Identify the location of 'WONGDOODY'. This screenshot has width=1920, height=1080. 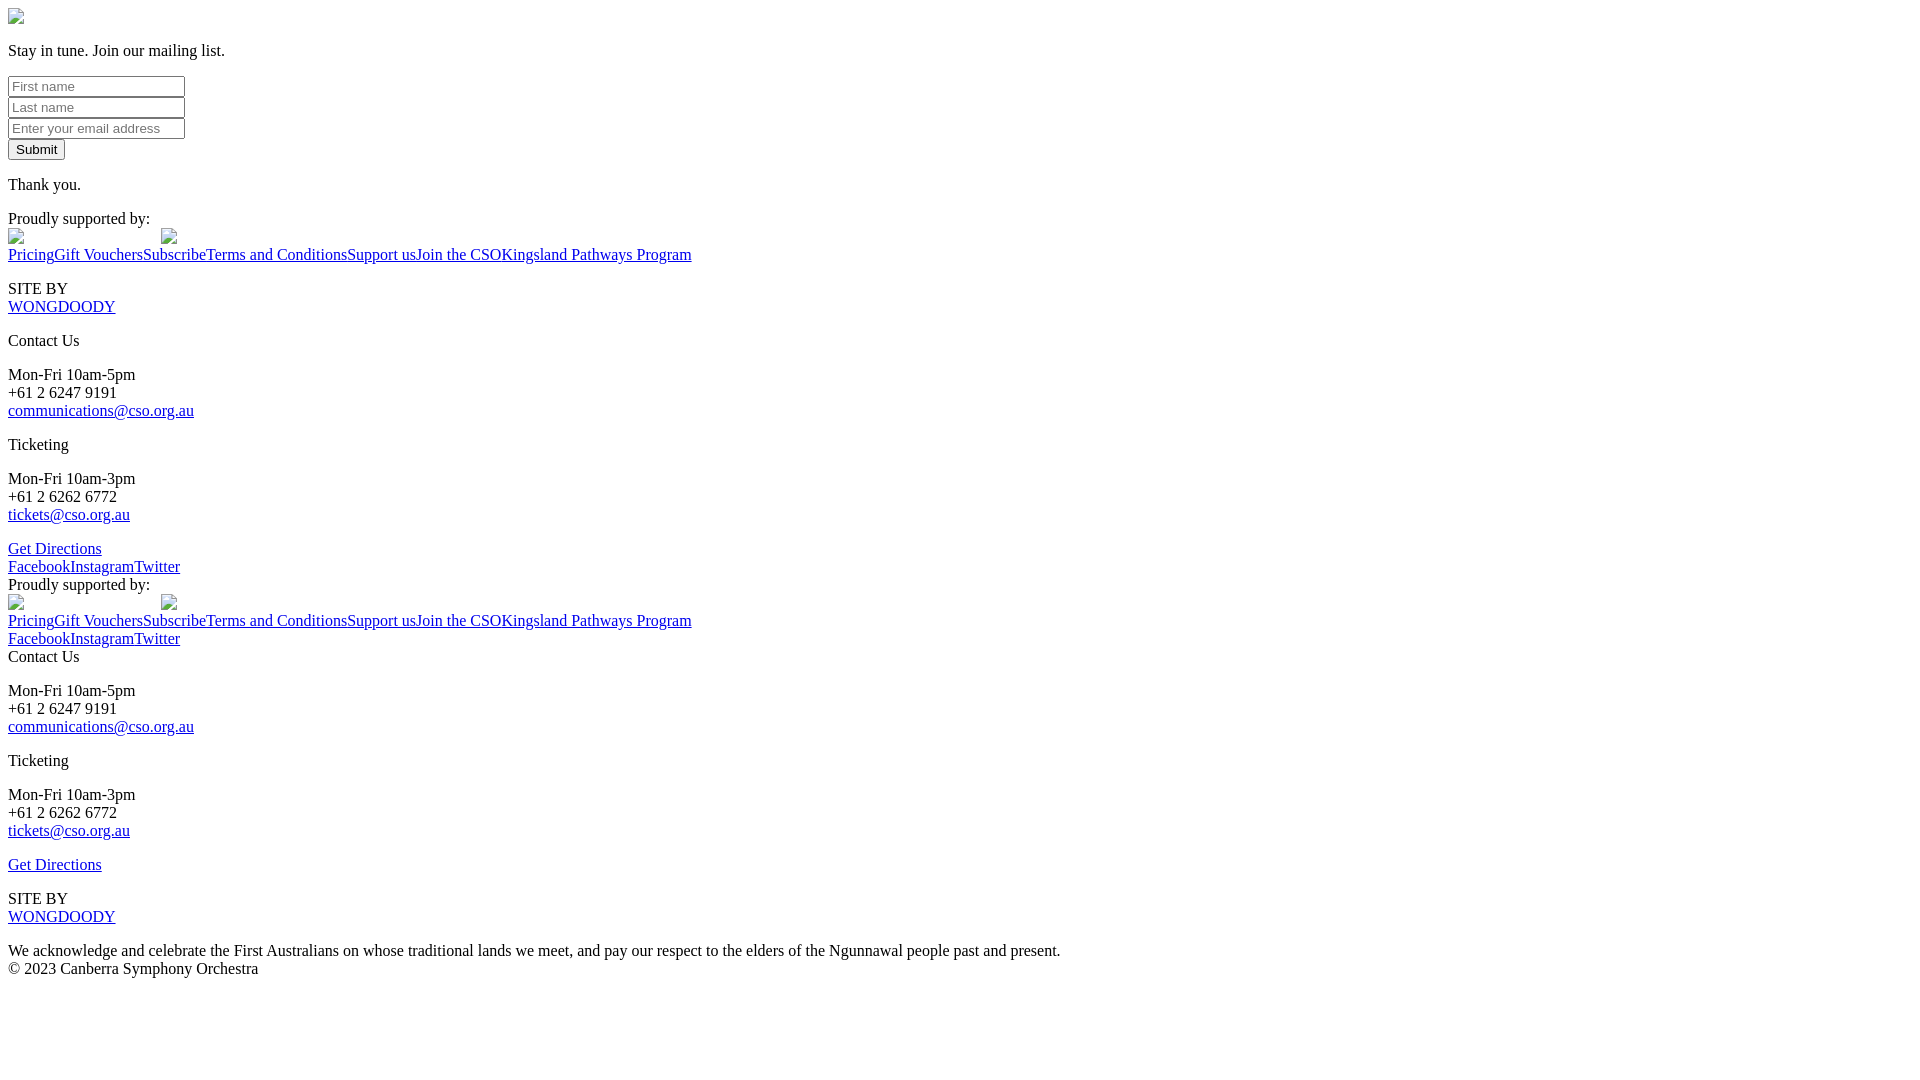
(62, 916).